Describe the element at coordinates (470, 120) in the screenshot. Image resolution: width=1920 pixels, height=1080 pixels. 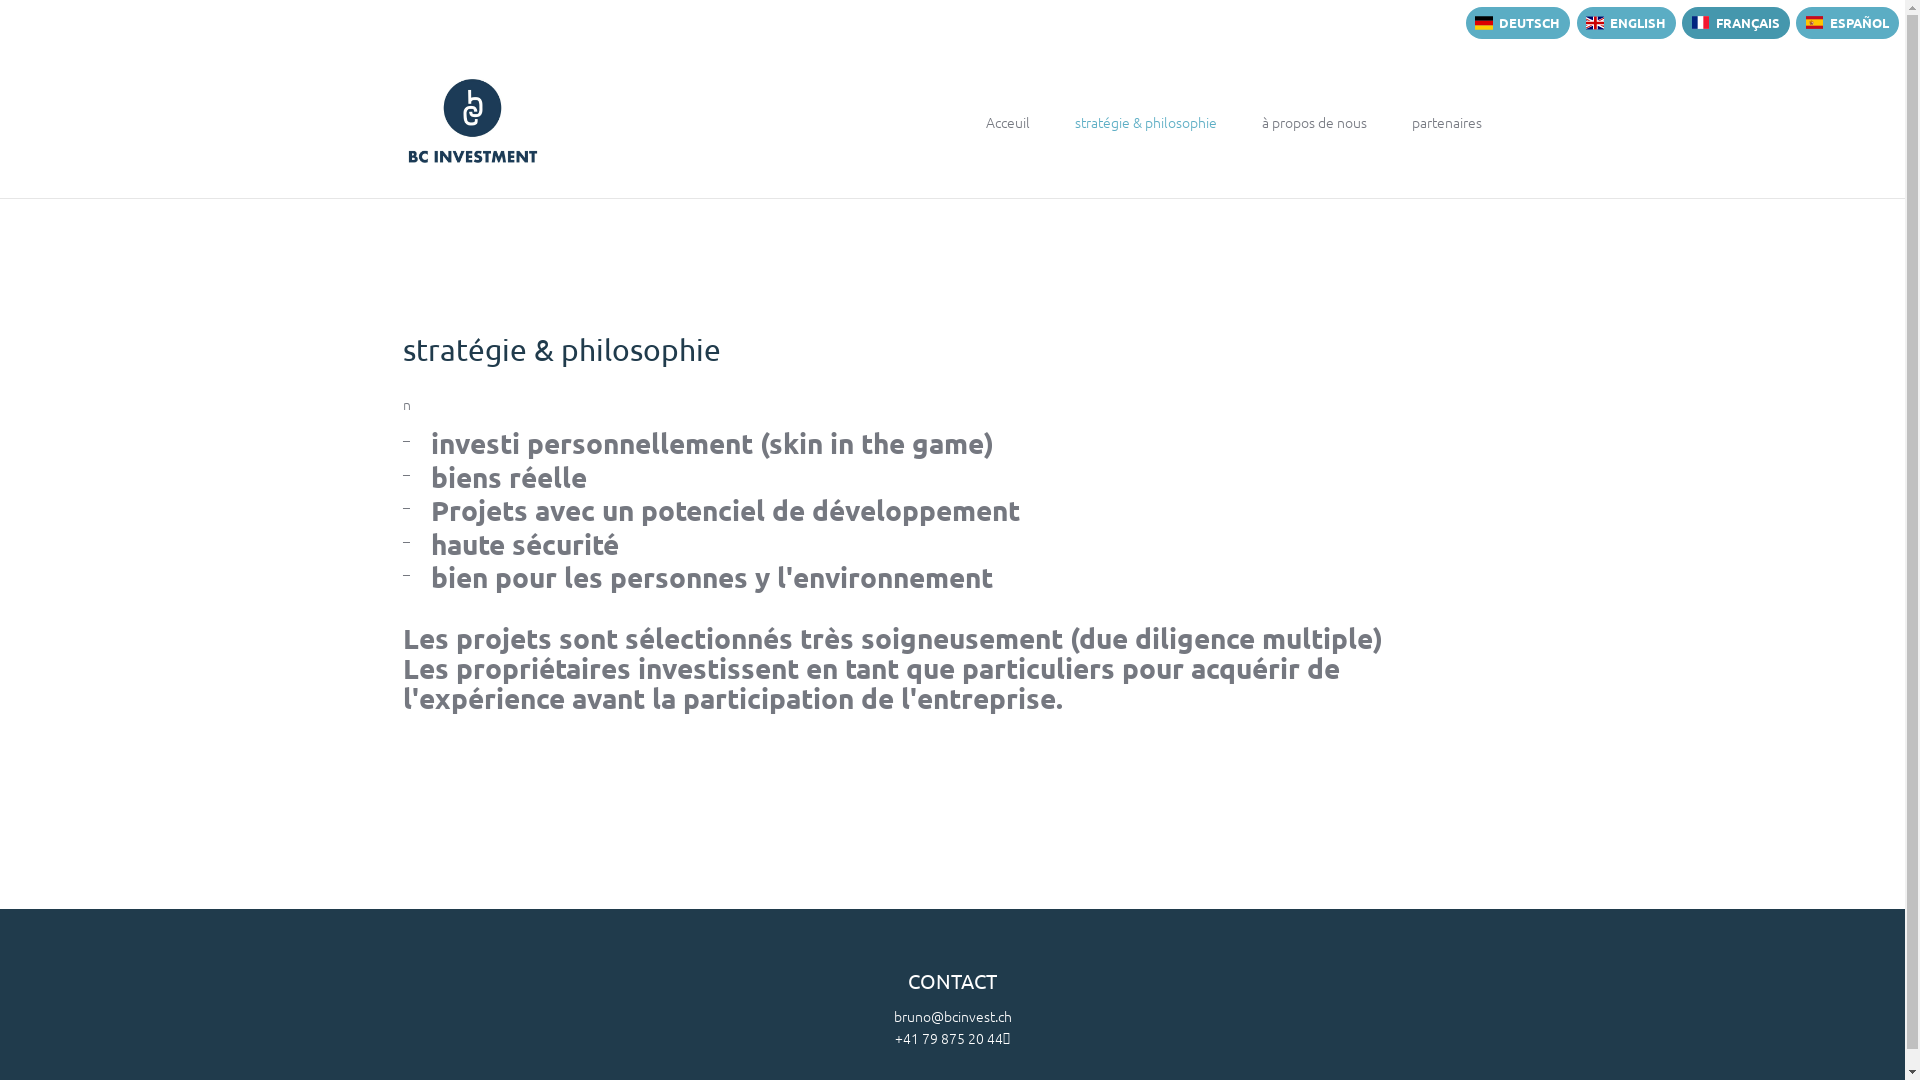
I see `'BC Investment AG'` at that location.